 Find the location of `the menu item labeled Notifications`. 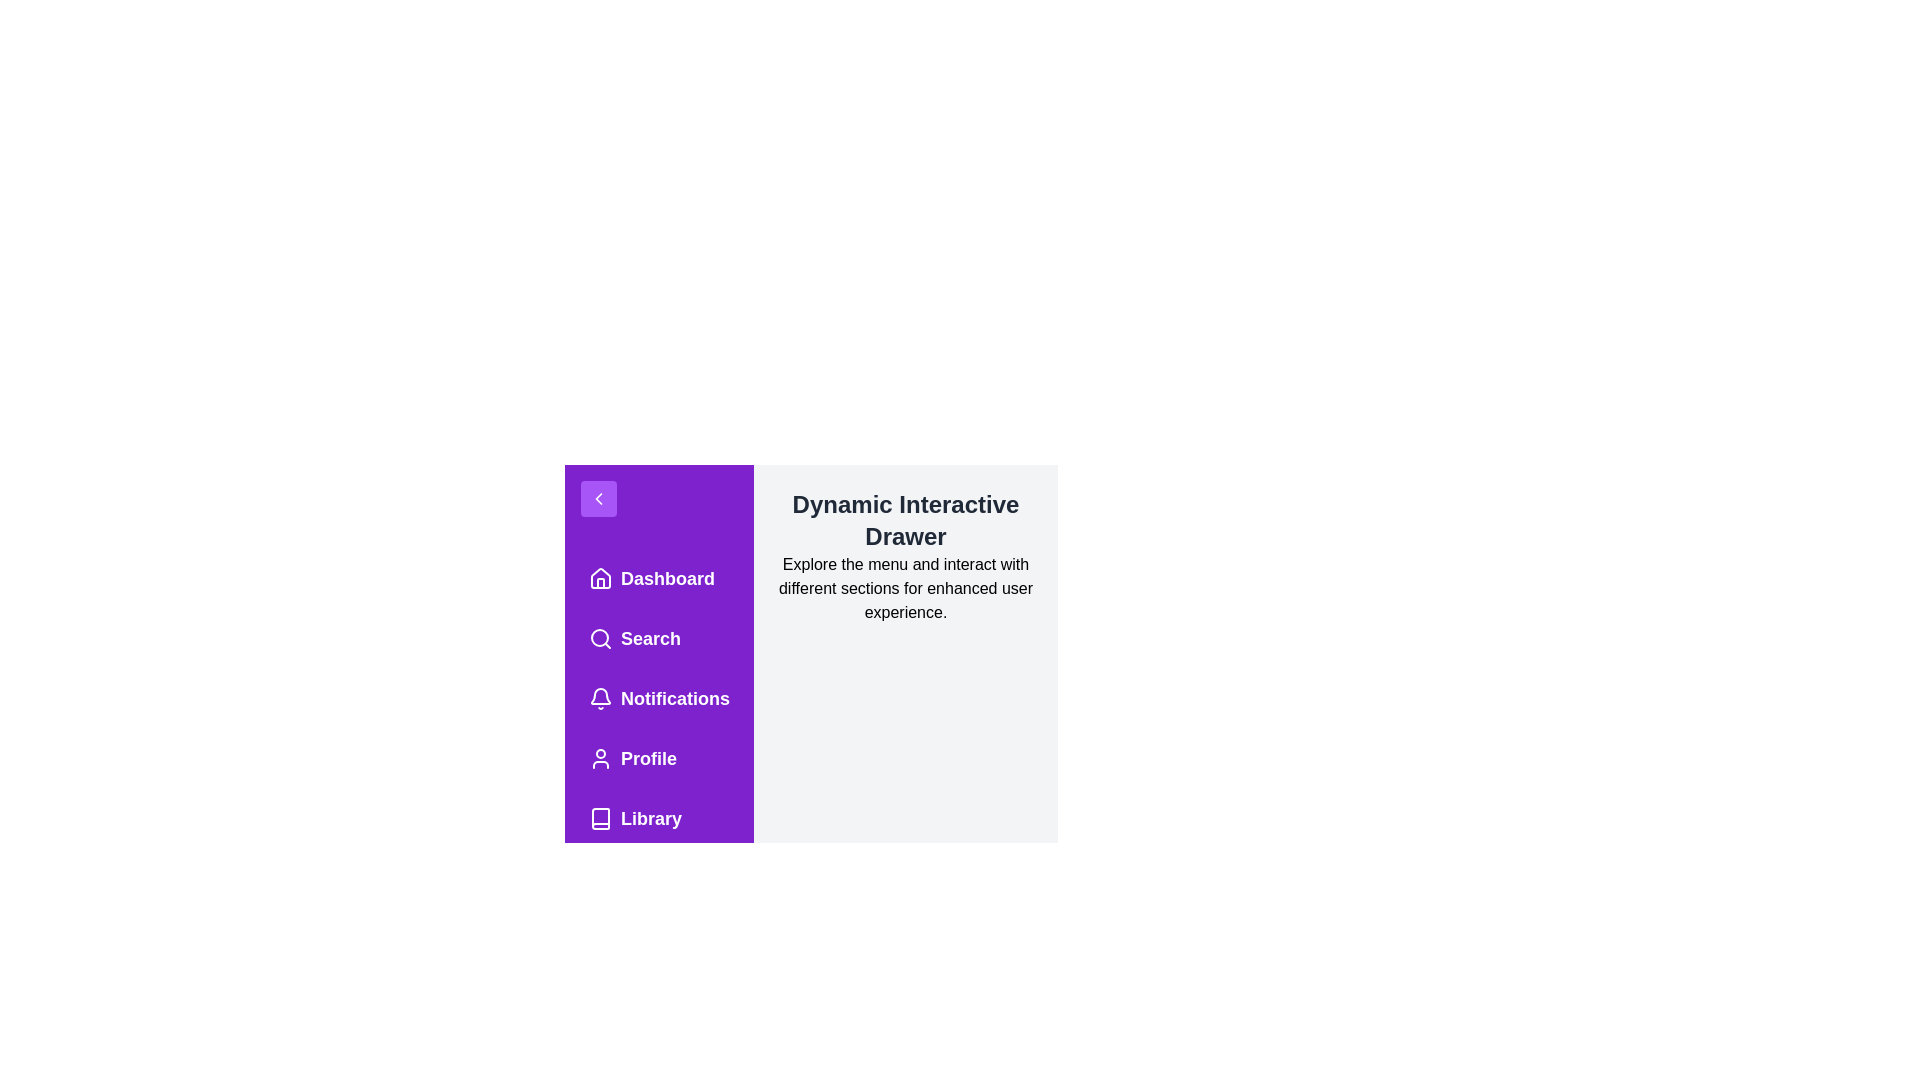

the menu item labeled Notifications is located at coordinates (659, 697).